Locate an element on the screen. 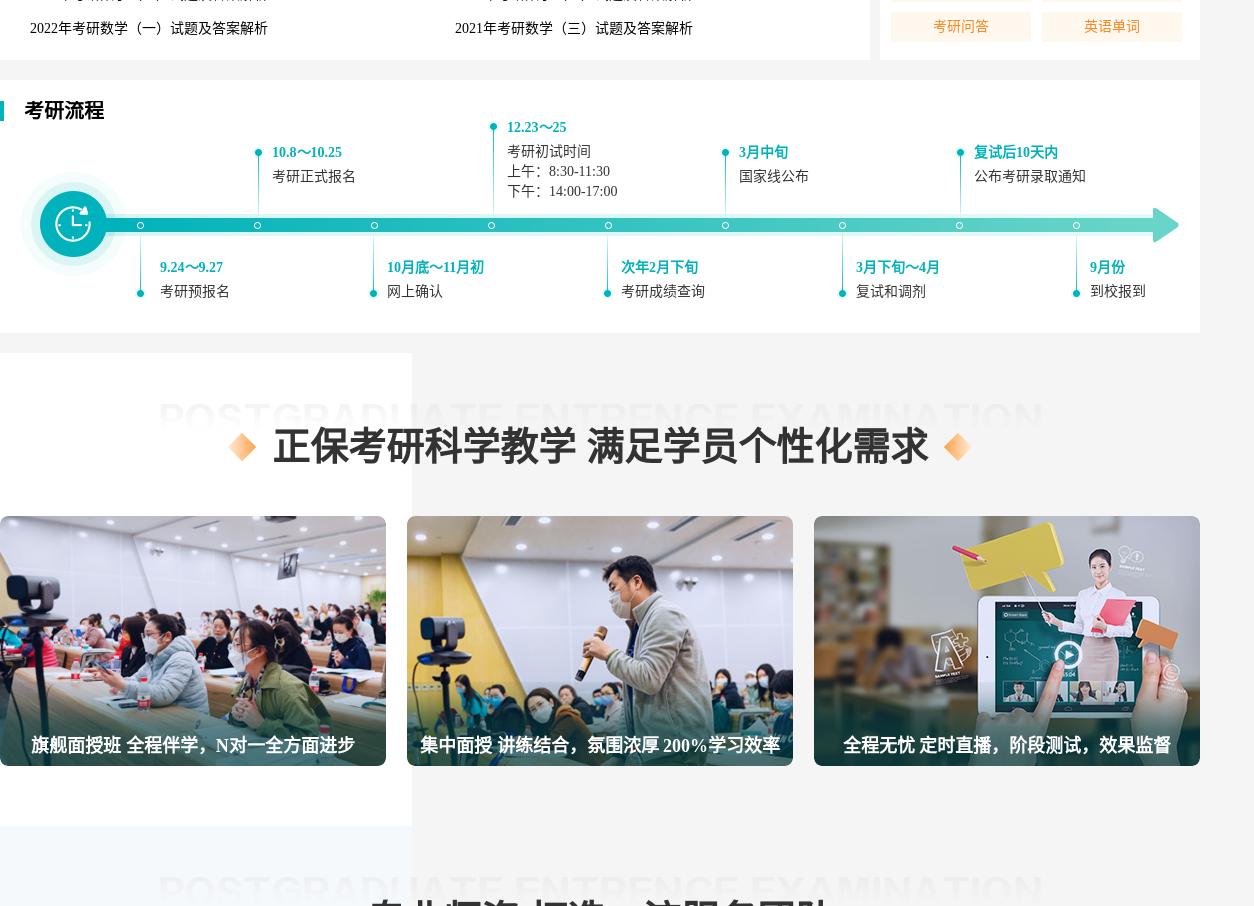 This screenshot has height=906, width=1254. '10月底～11月初' is located at coordinates (435, 267).